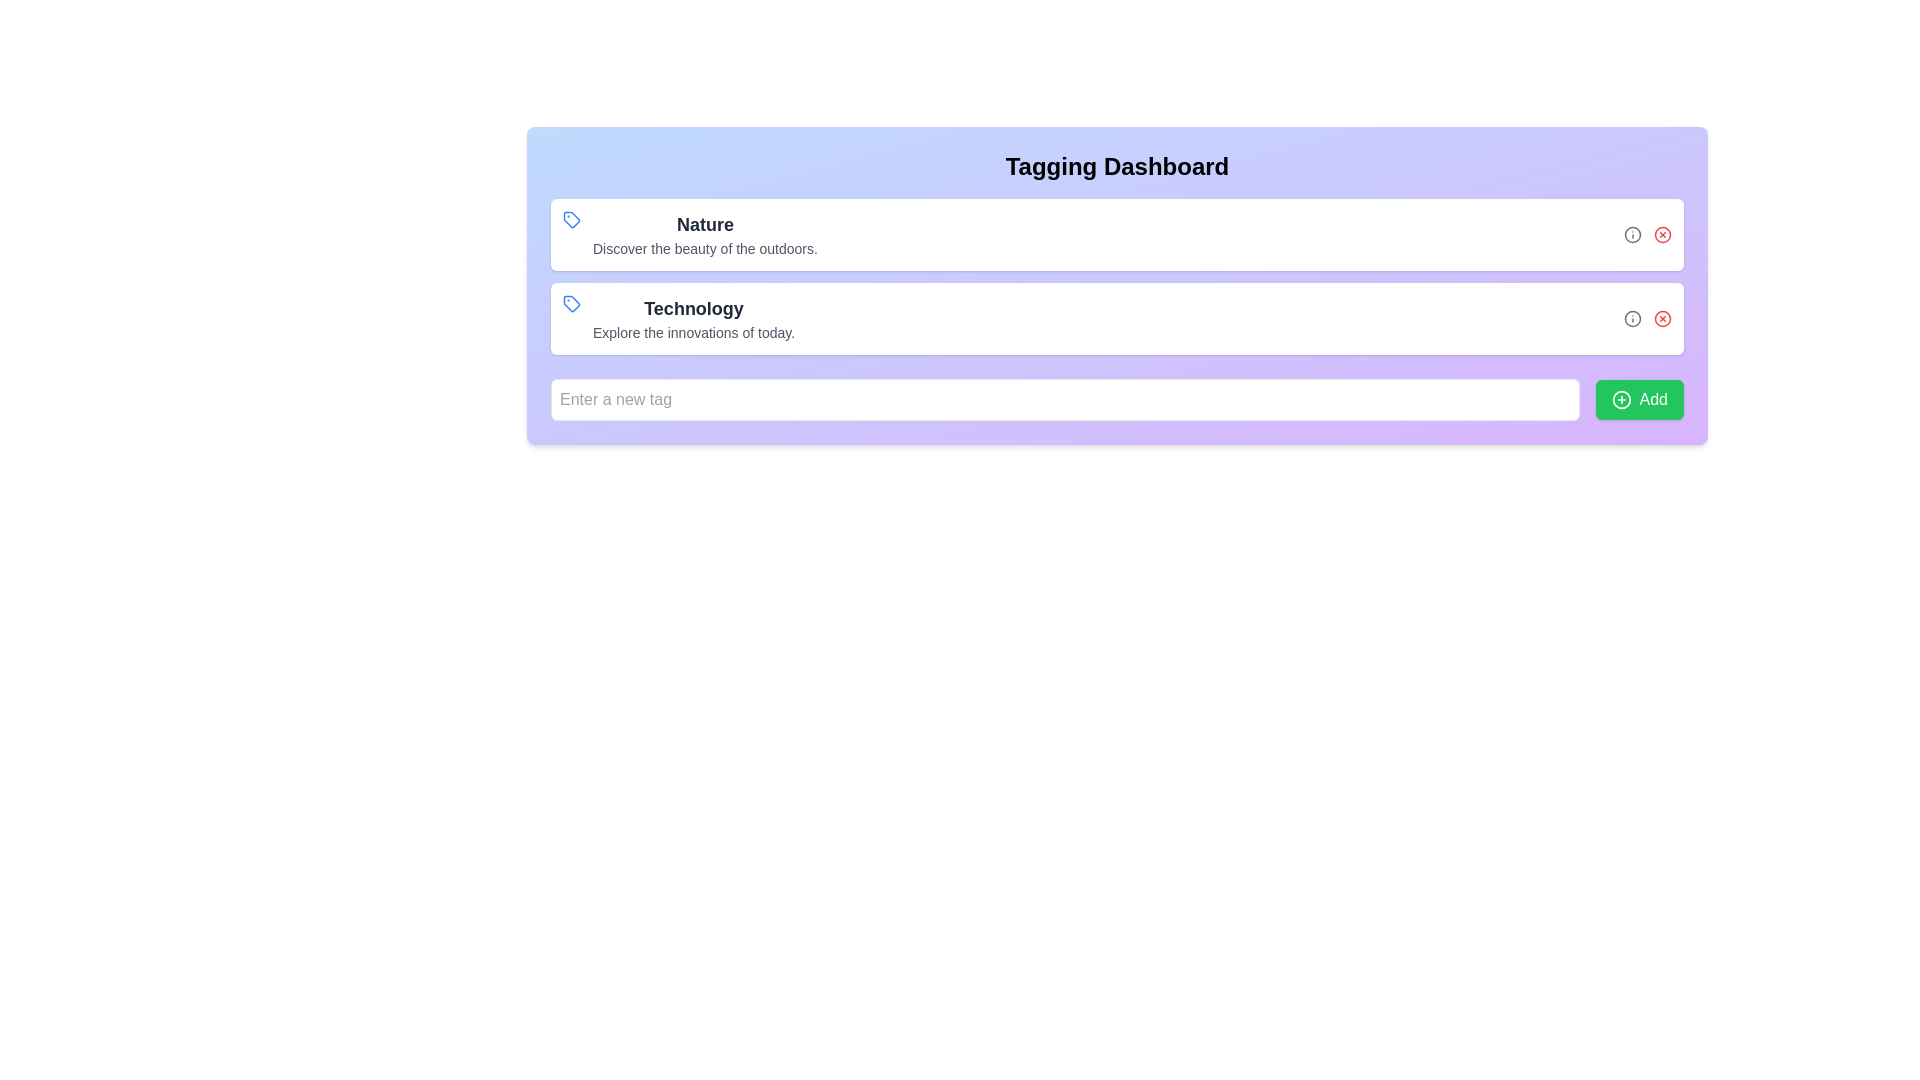  Describe the element at coordinates (1116, 165) in the screenshot. I see `text header titled 'Tagging Dashboard', which is prominently displayed at the top of the panel with a purple-to-blue gradient background` at that location.